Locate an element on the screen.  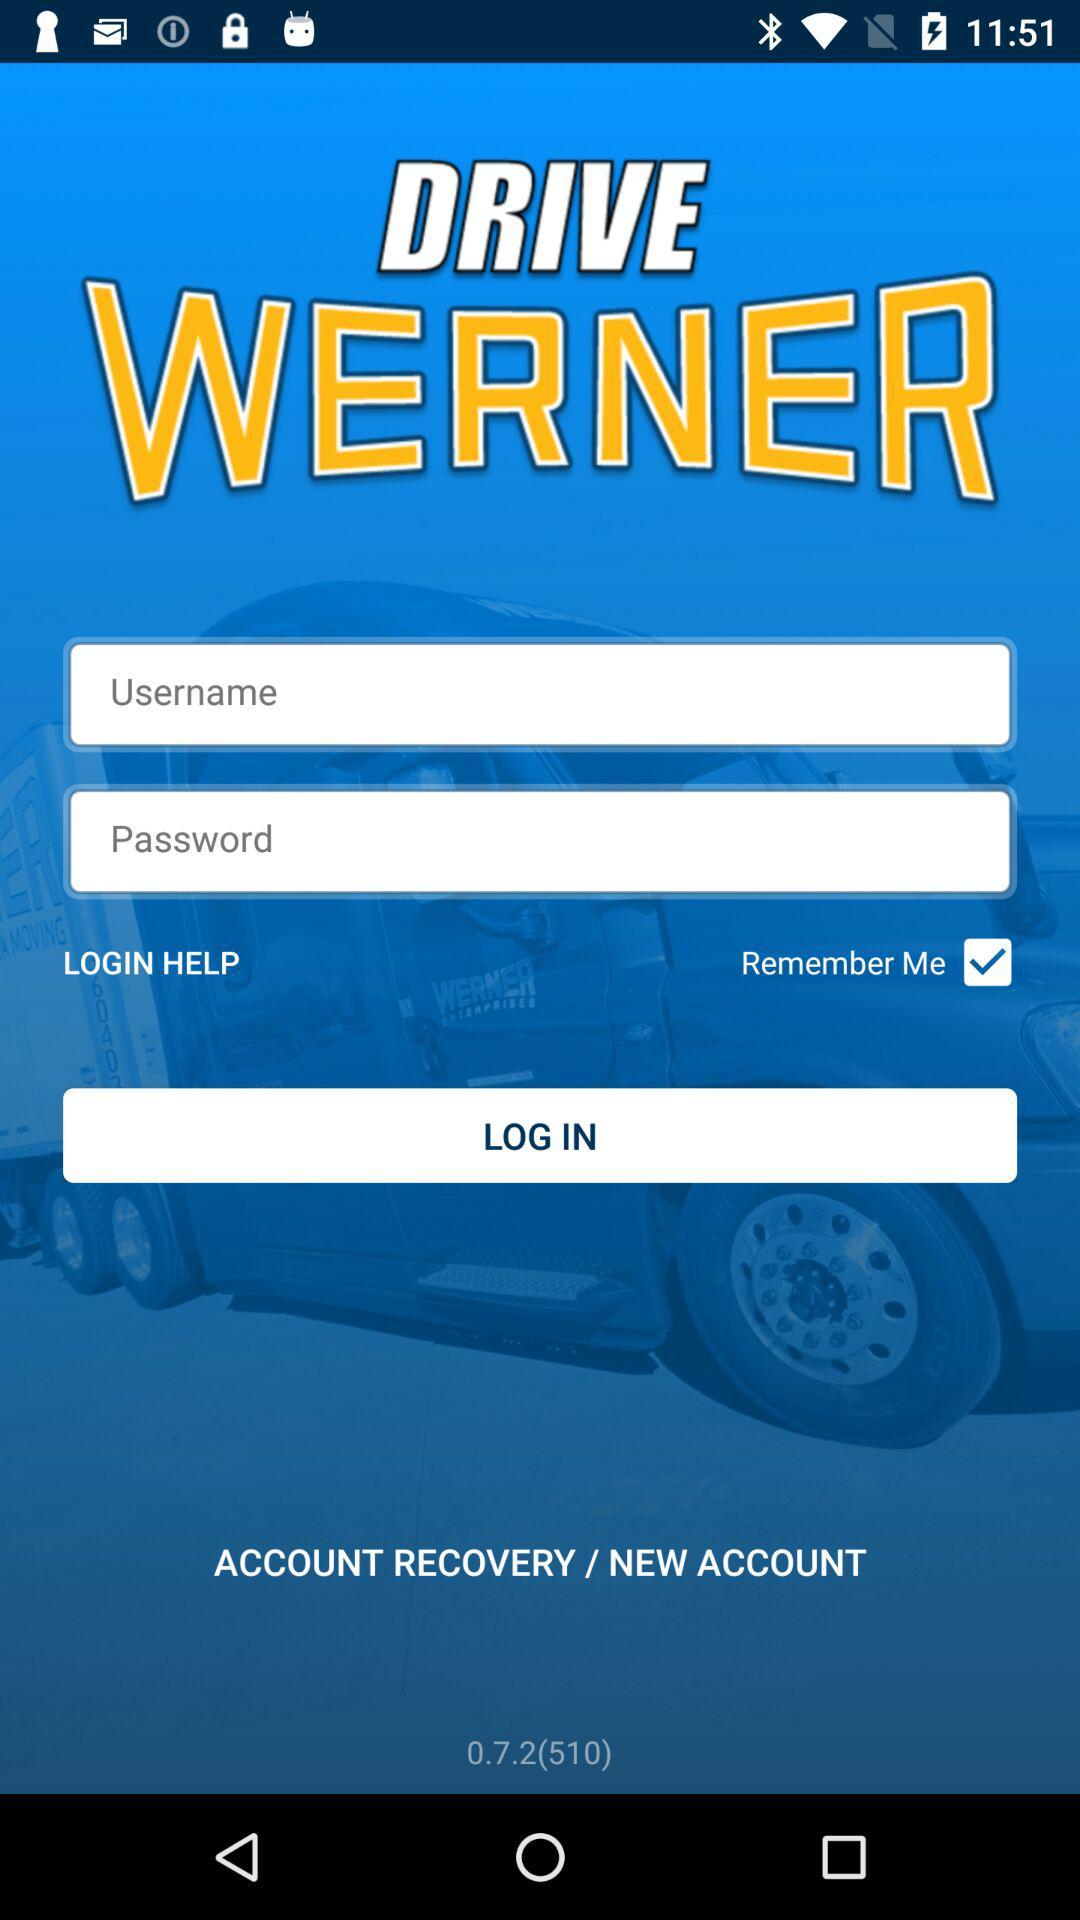
the log in icon is located at coordinates (540, 1135).